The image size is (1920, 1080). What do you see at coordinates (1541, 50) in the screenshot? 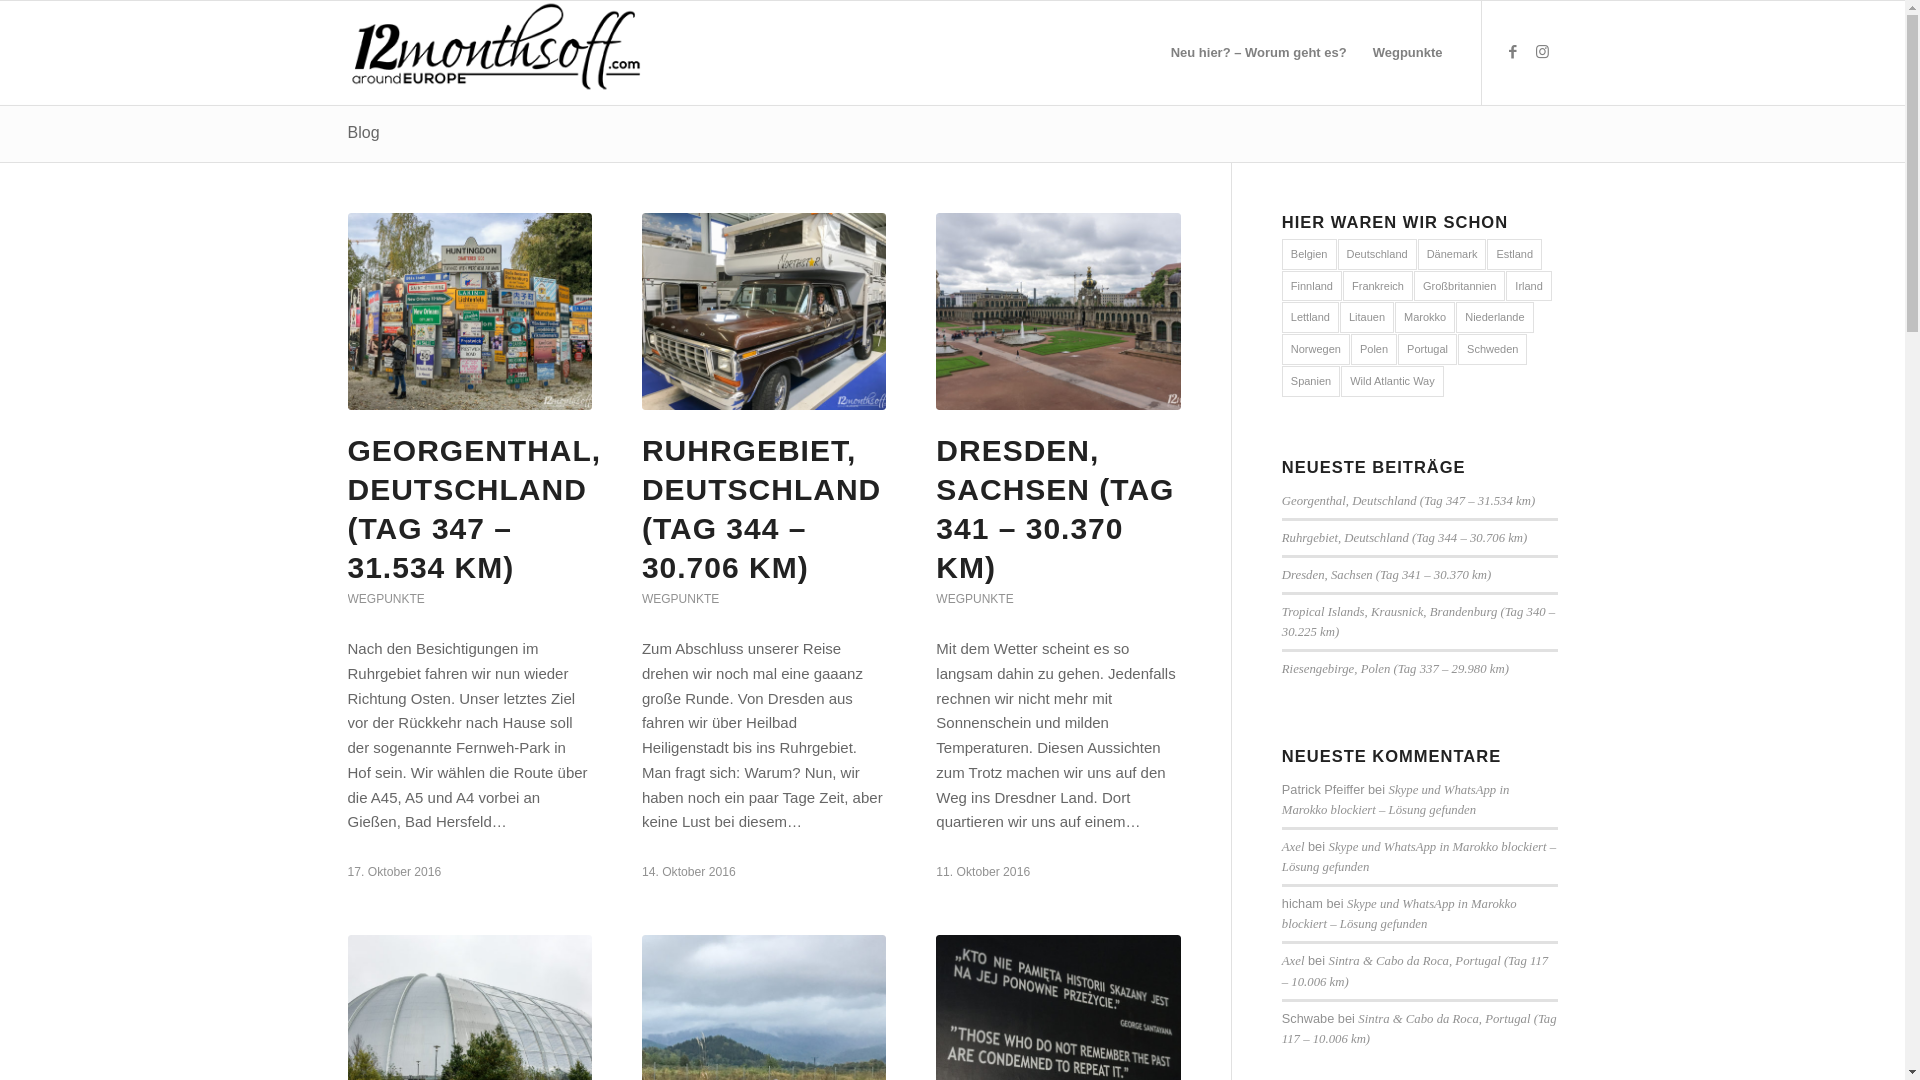
I see `'Instagram'` at bounding box center [1541, 50].